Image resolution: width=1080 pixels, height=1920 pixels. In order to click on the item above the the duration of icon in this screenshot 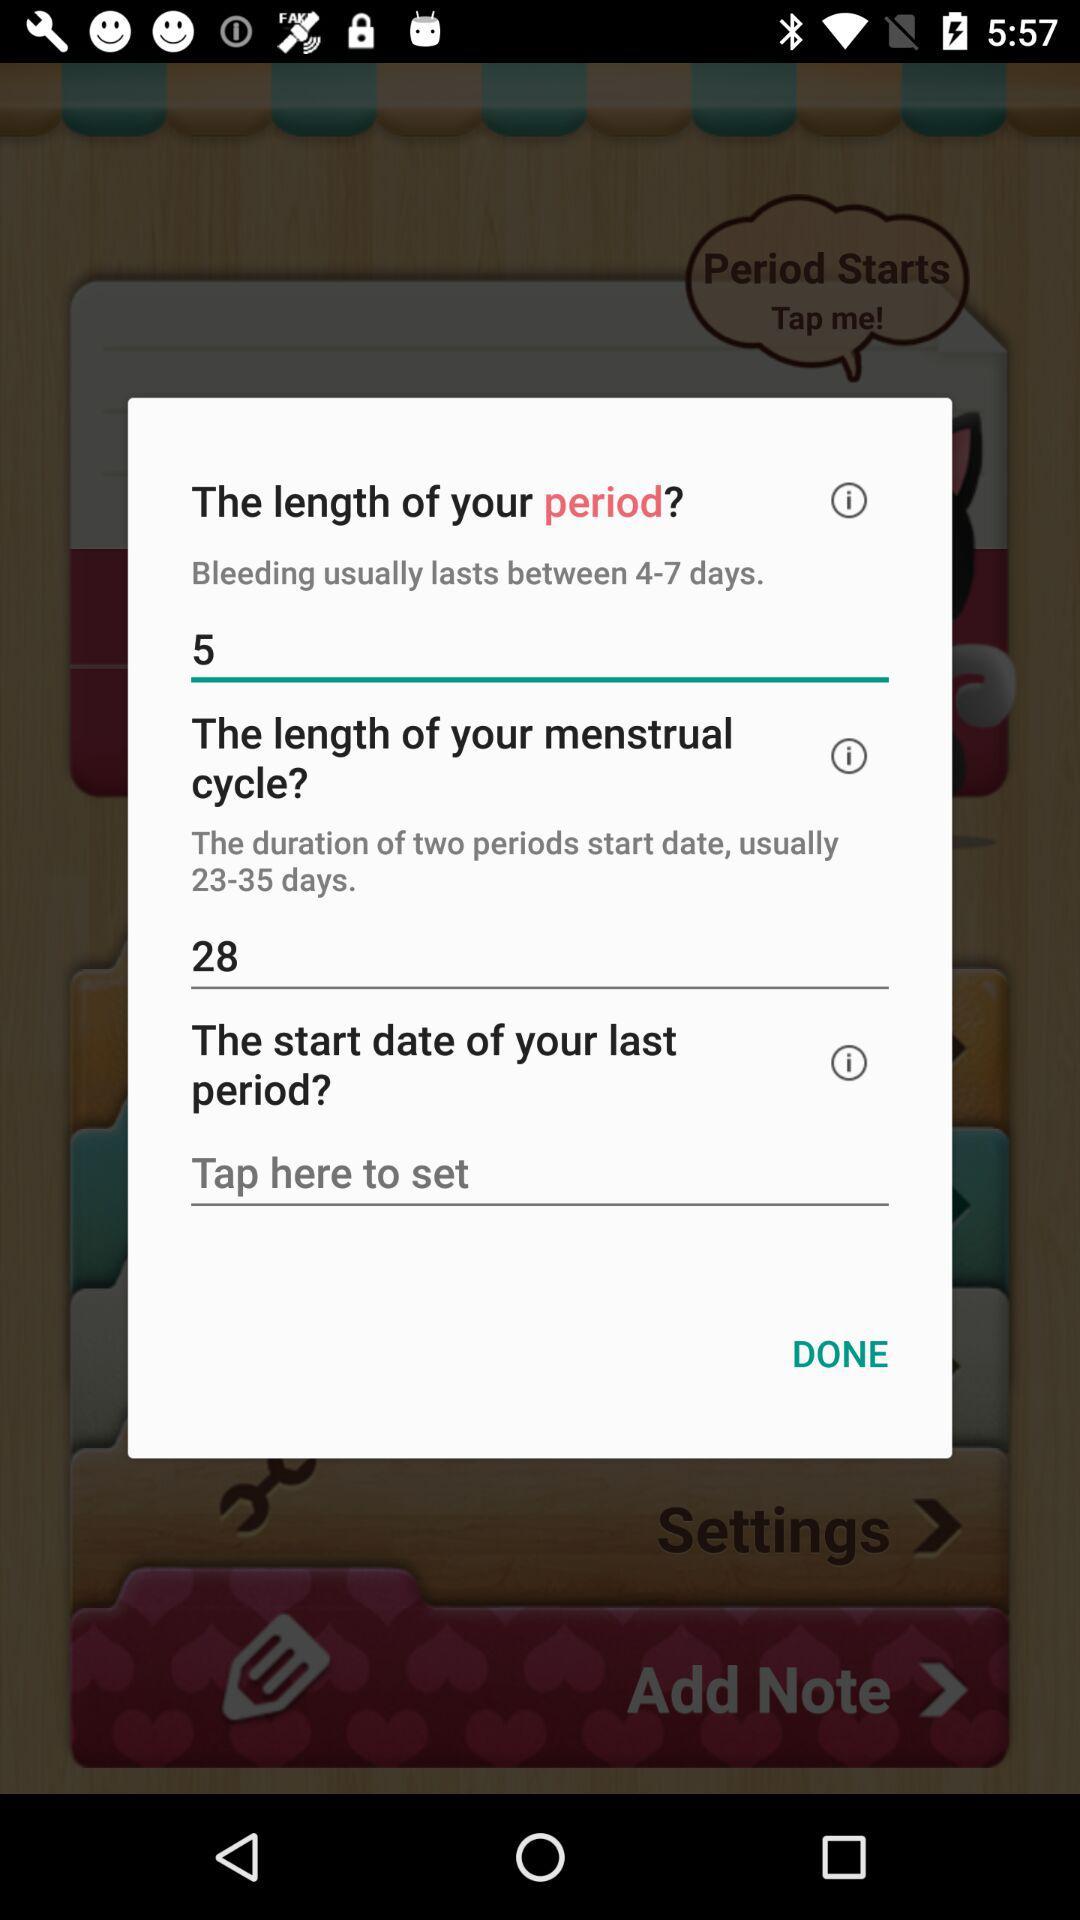, I will do `click(849, 755)`.